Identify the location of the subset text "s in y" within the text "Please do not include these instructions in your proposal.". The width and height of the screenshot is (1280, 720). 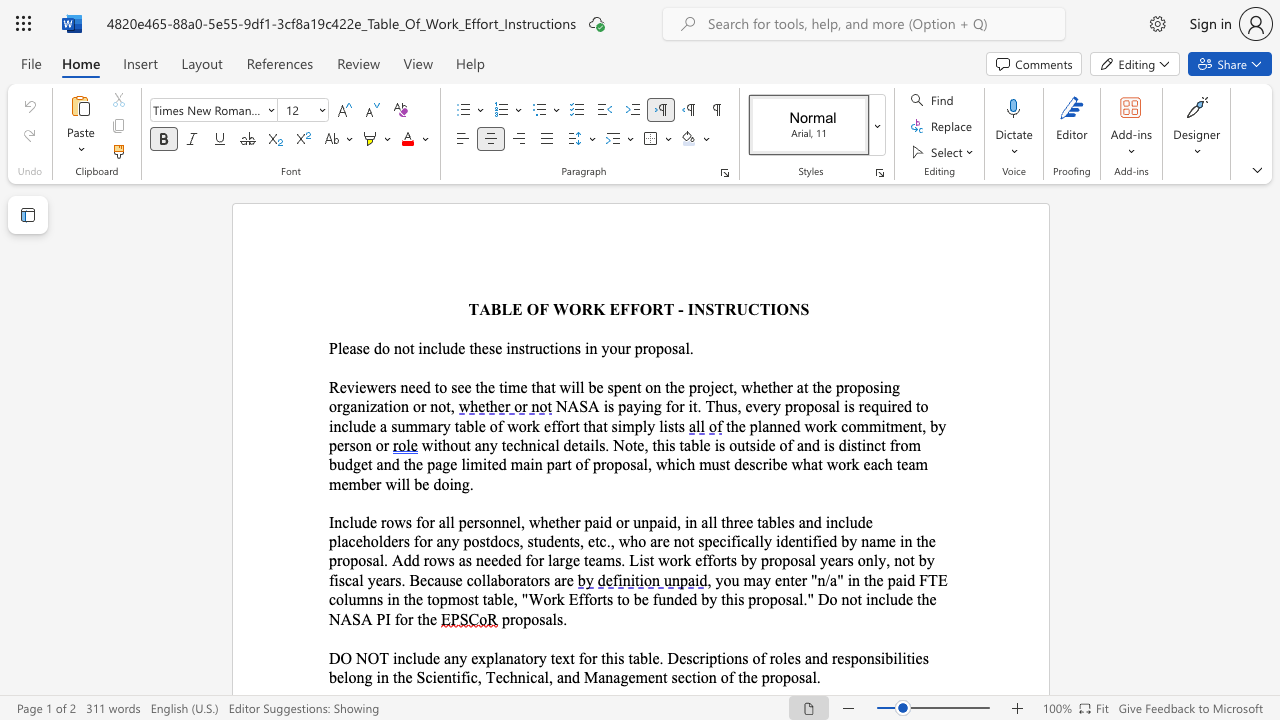
(573, 347).